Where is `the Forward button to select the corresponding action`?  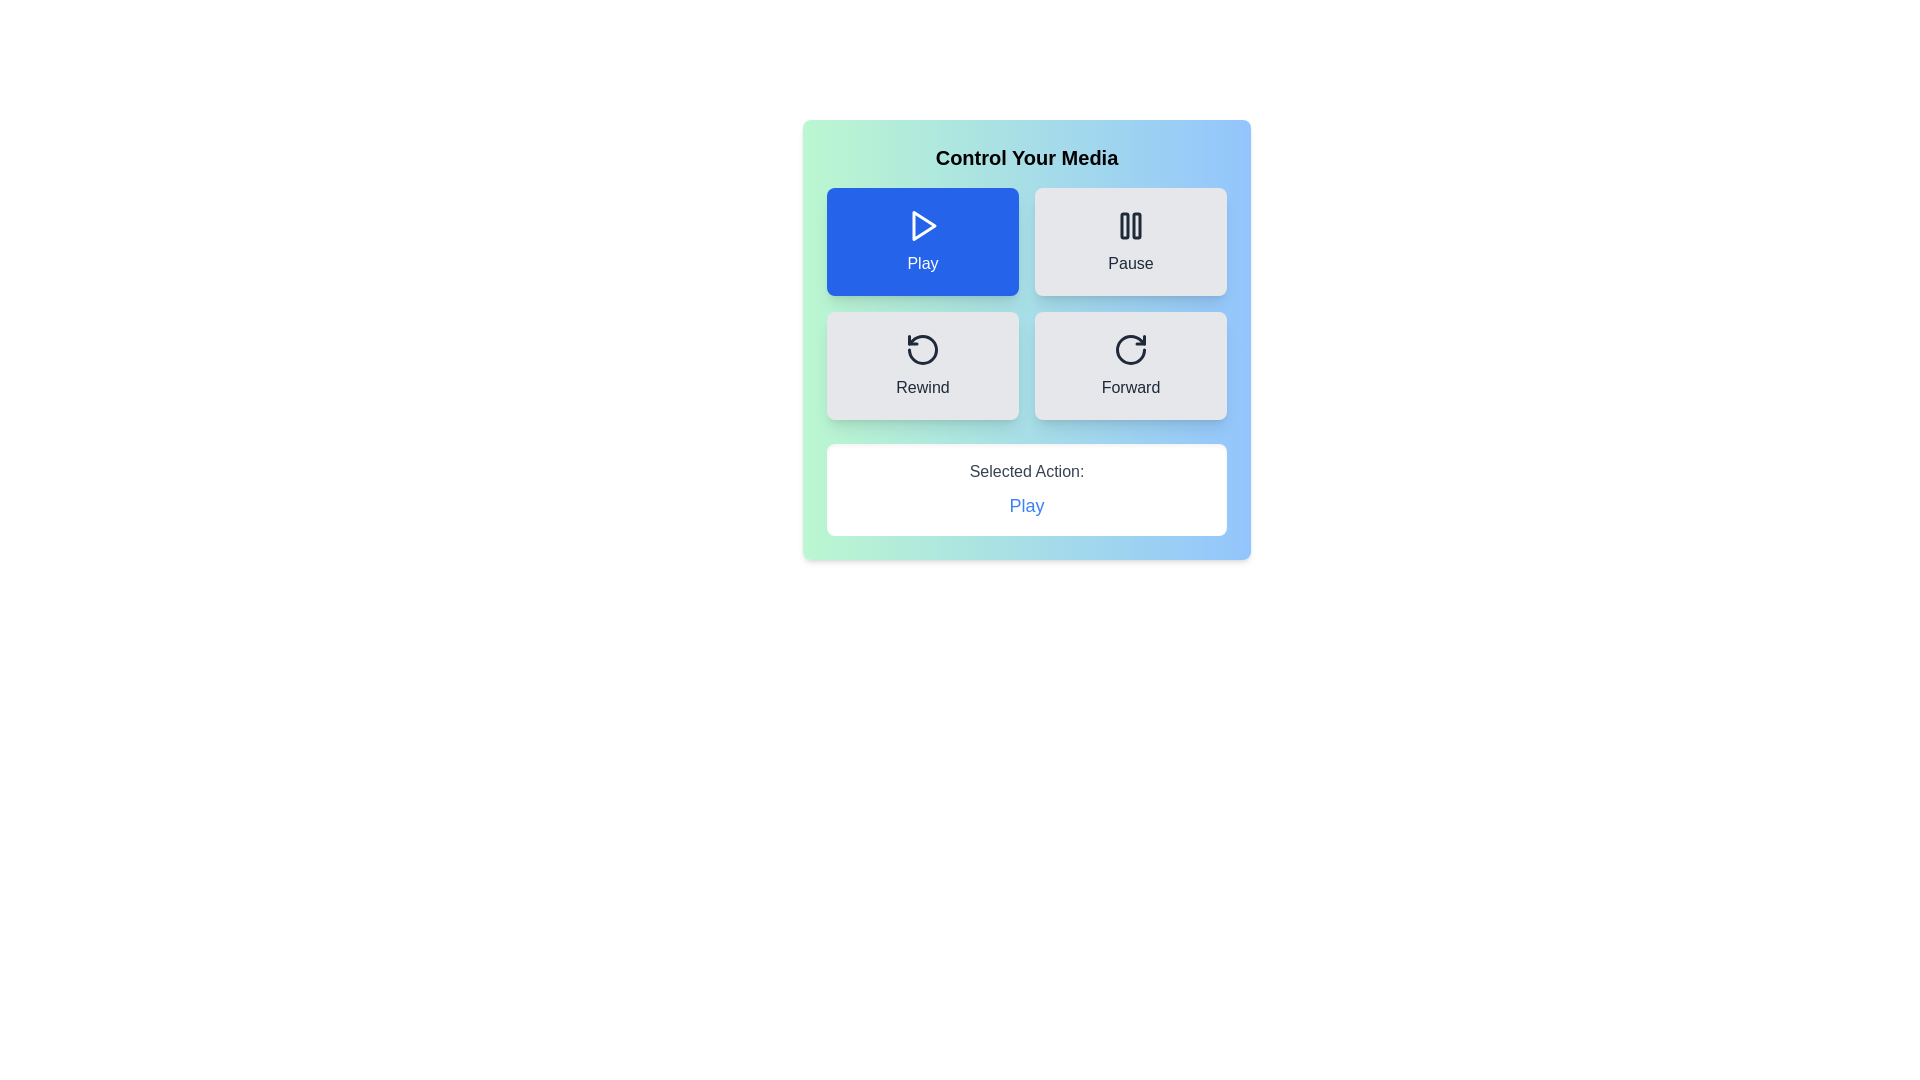
the Forward button to select the corresponding action is located at coordinates (1131, 366).